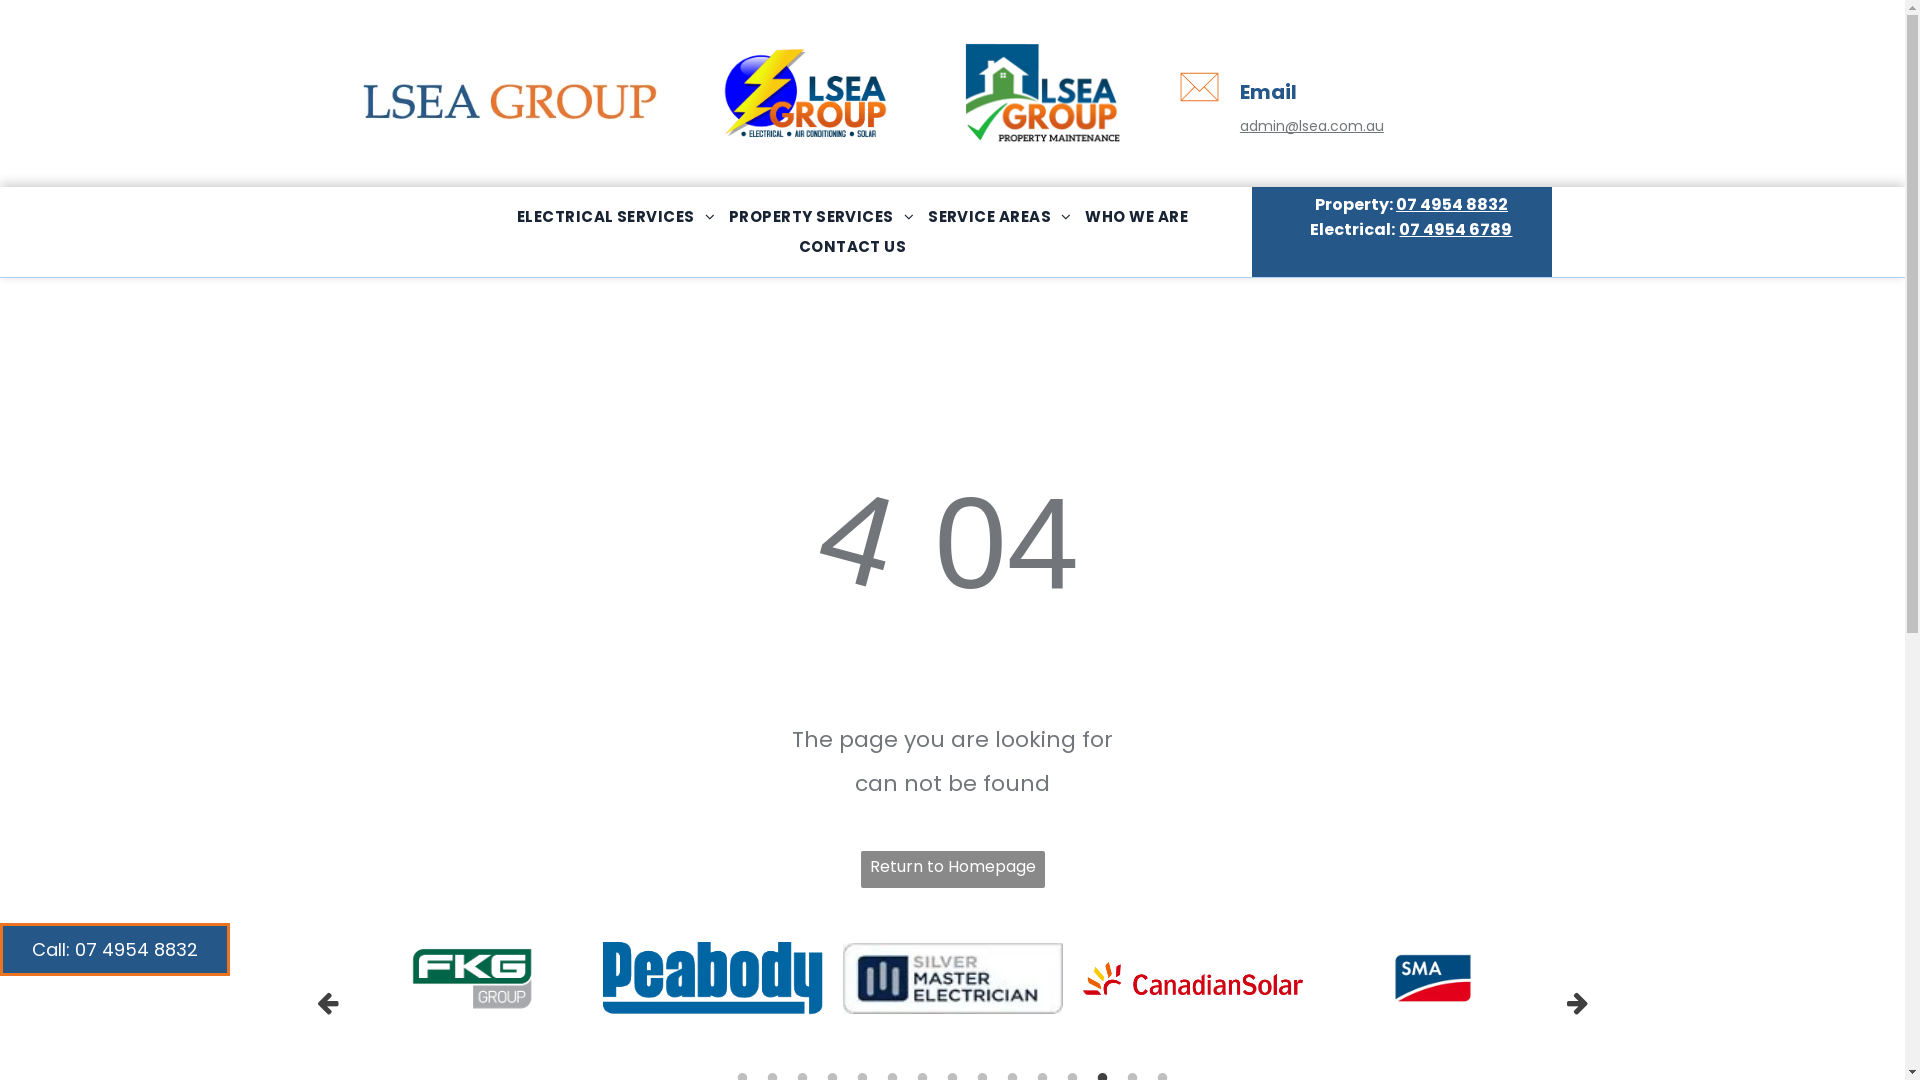  I want to click on 'LSEA Group Property Maintenance', so click(1041, 92).